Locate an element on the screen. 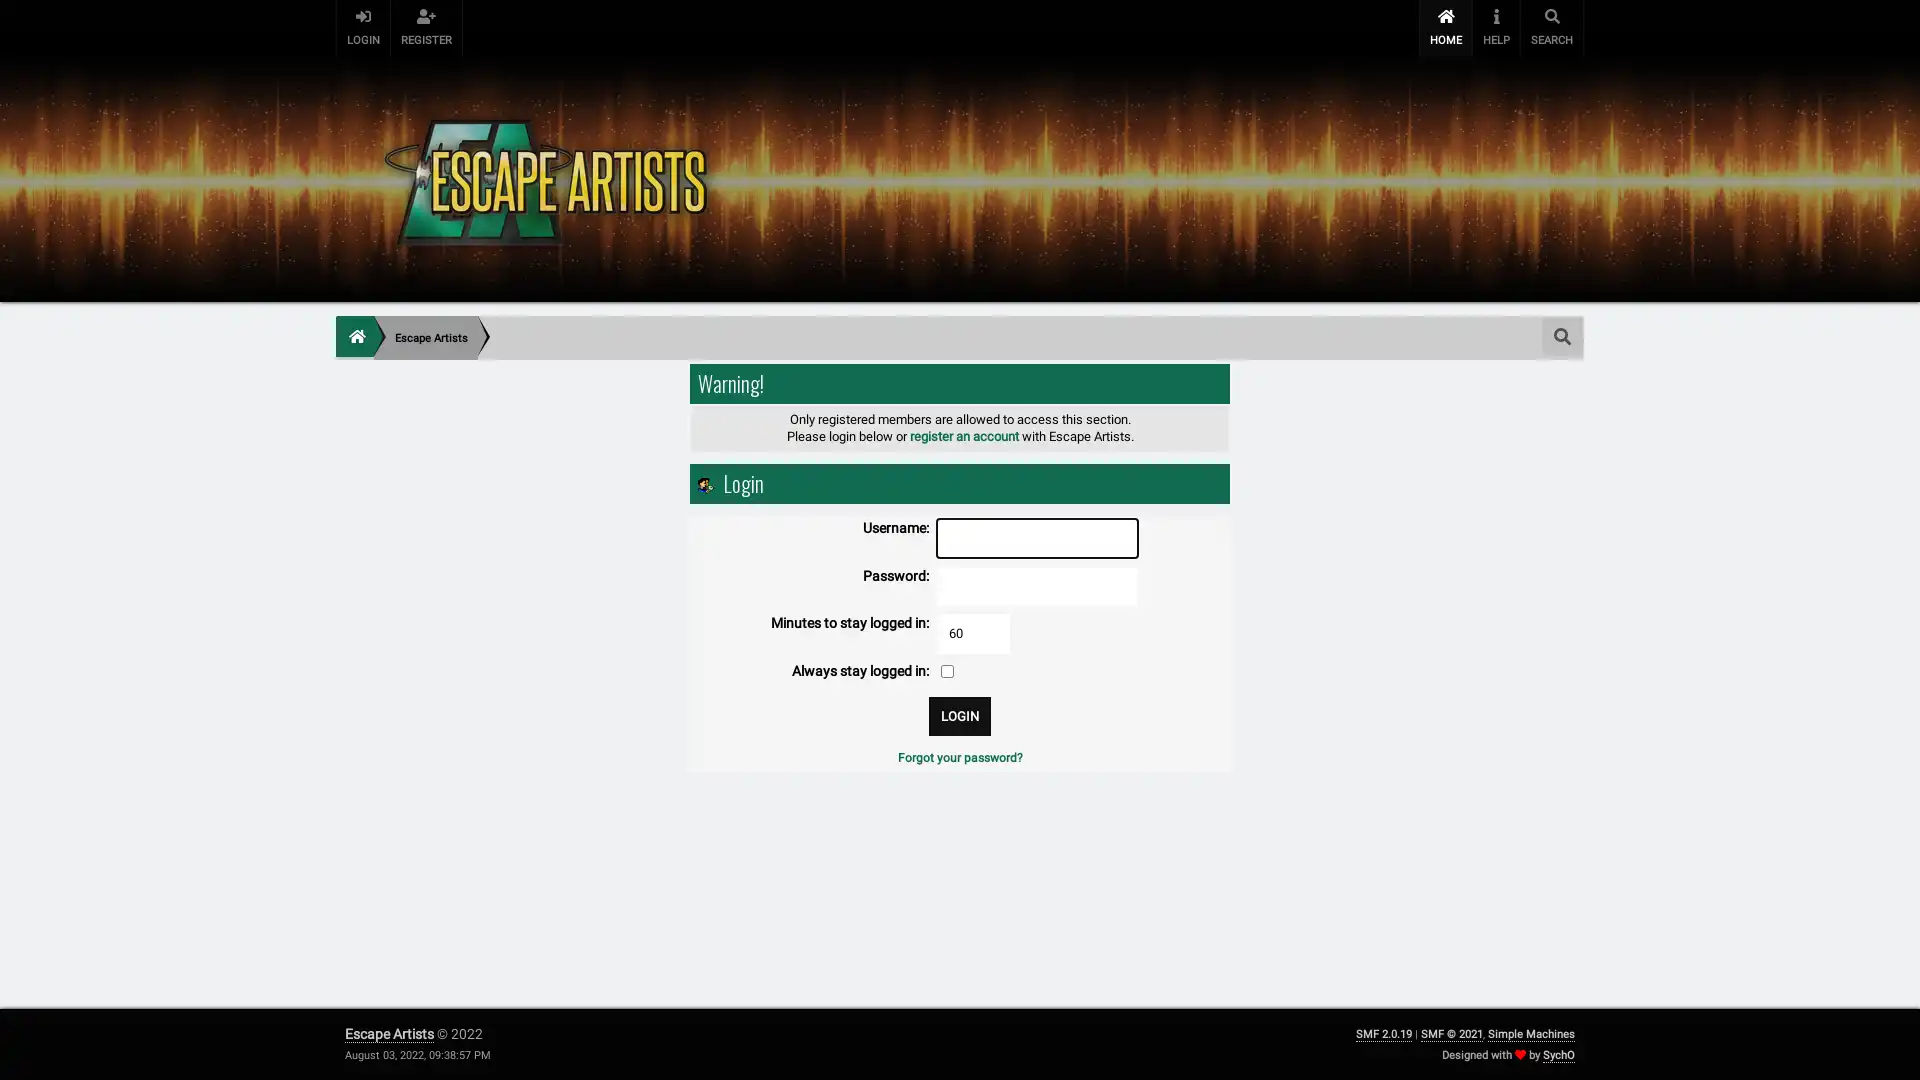 This screenshot has height=1080, width=1920. Login is located at coordinates (960, 714).